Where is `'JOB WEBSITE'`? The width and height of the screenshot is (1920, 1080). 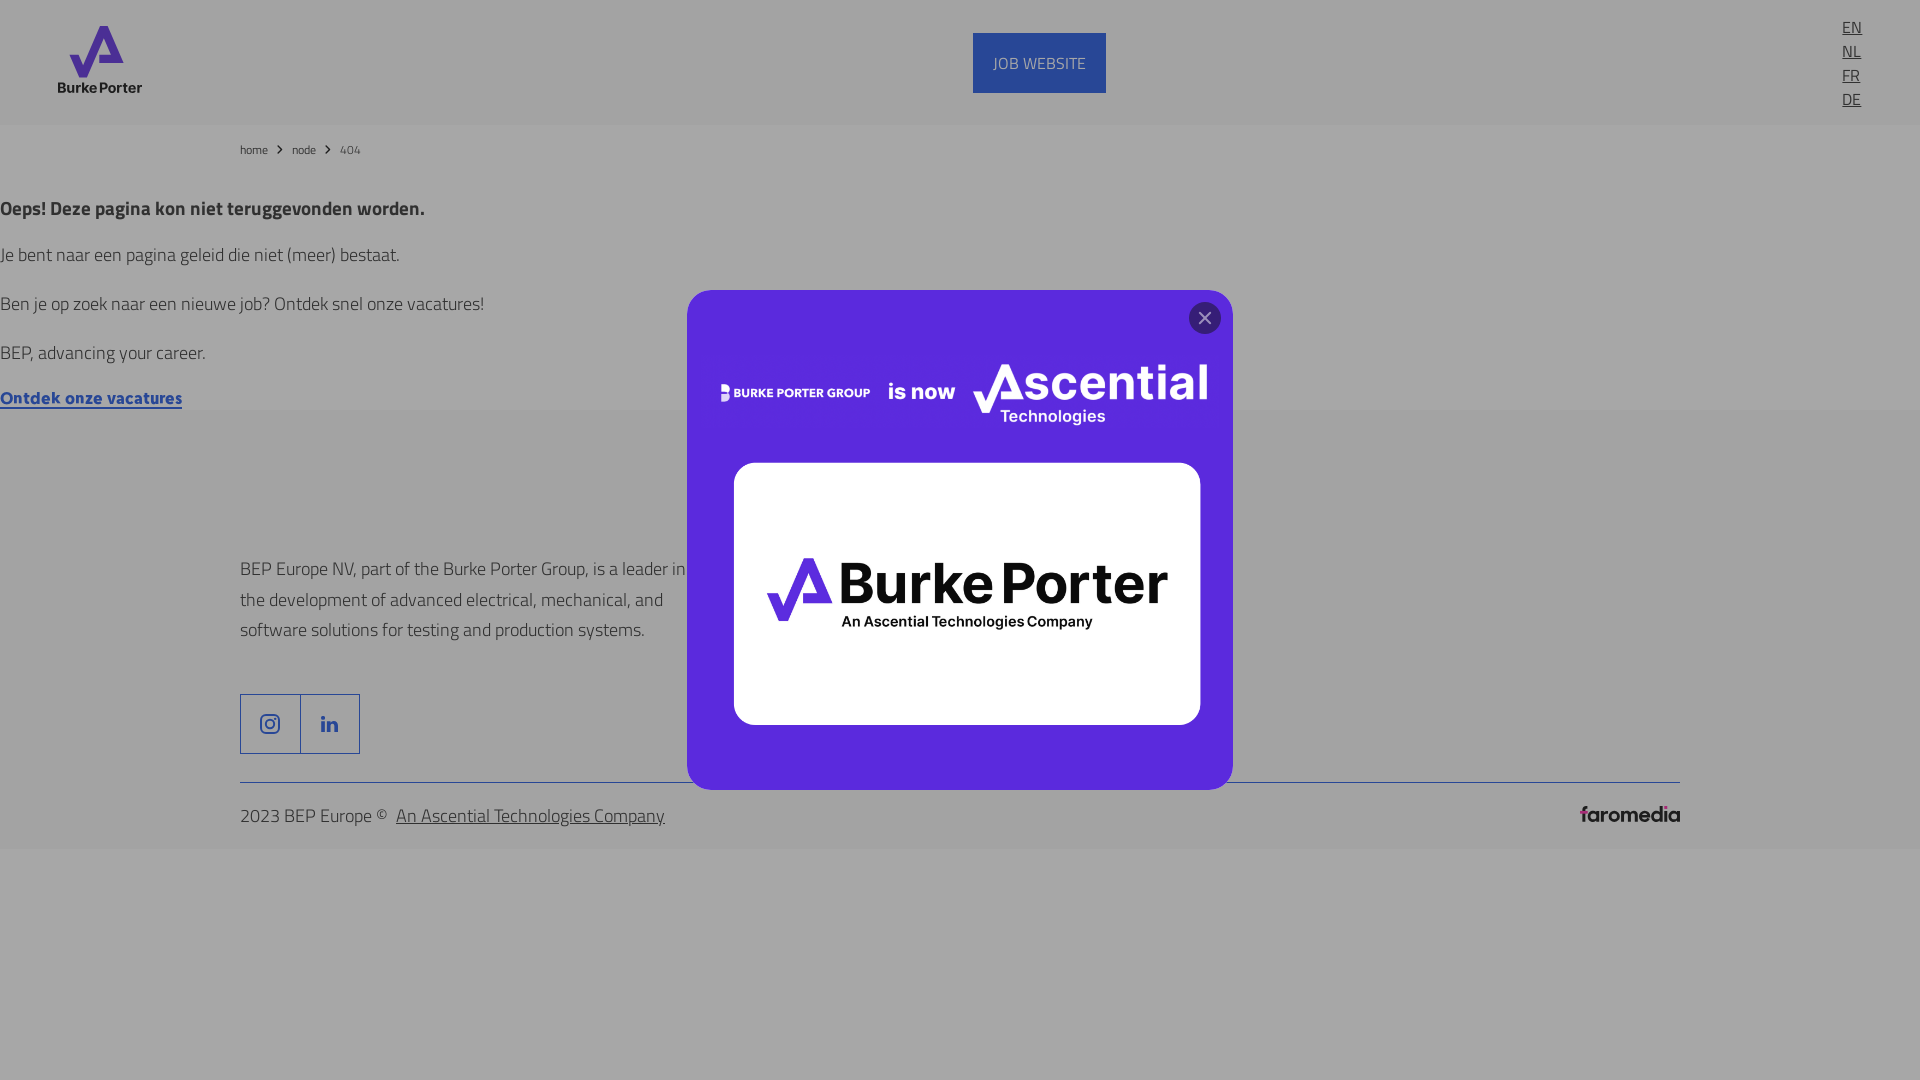
'JOB WEBSITE' is located at coordinates (1039, 60).